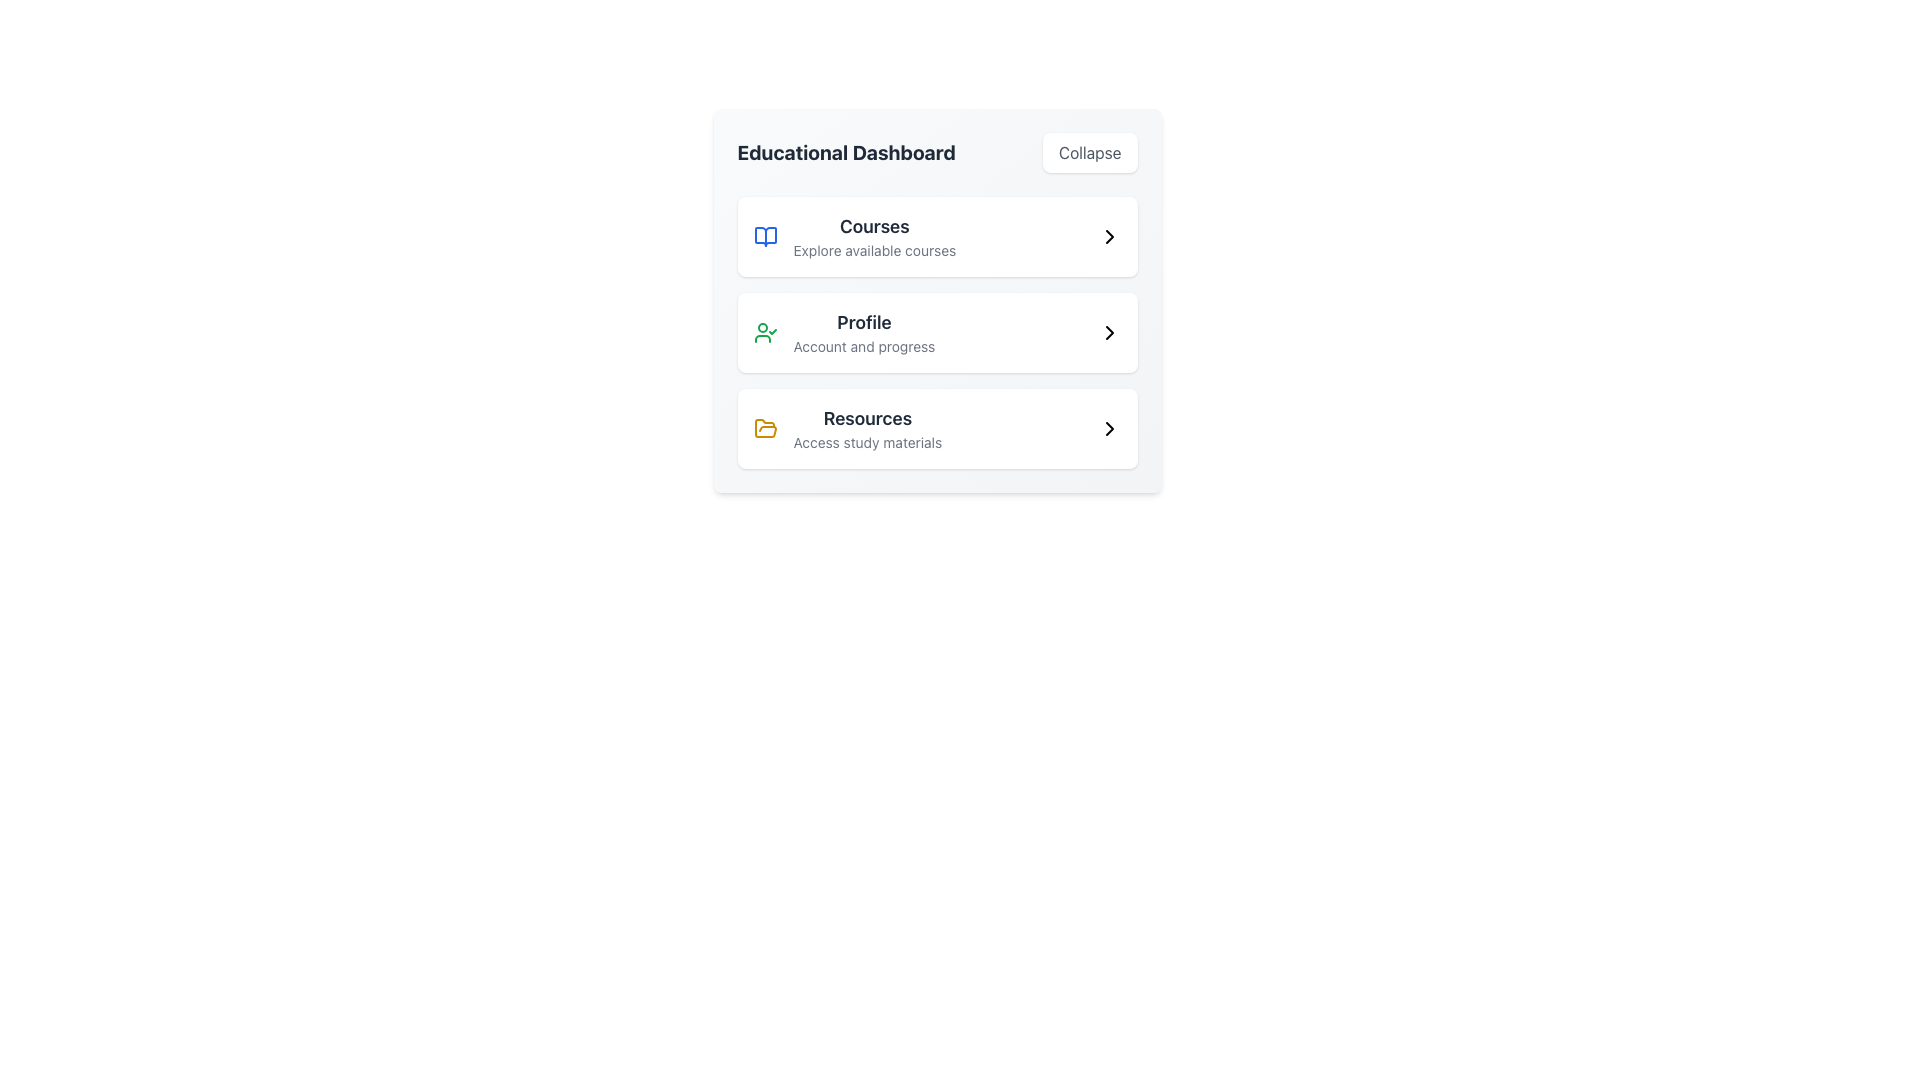 The height and width of the screenshot is (1080, 1920). I want to click on the Text label that provides a brief description under the 'Resources' section, which is non-interactive and purely informative, so click(867, 442).